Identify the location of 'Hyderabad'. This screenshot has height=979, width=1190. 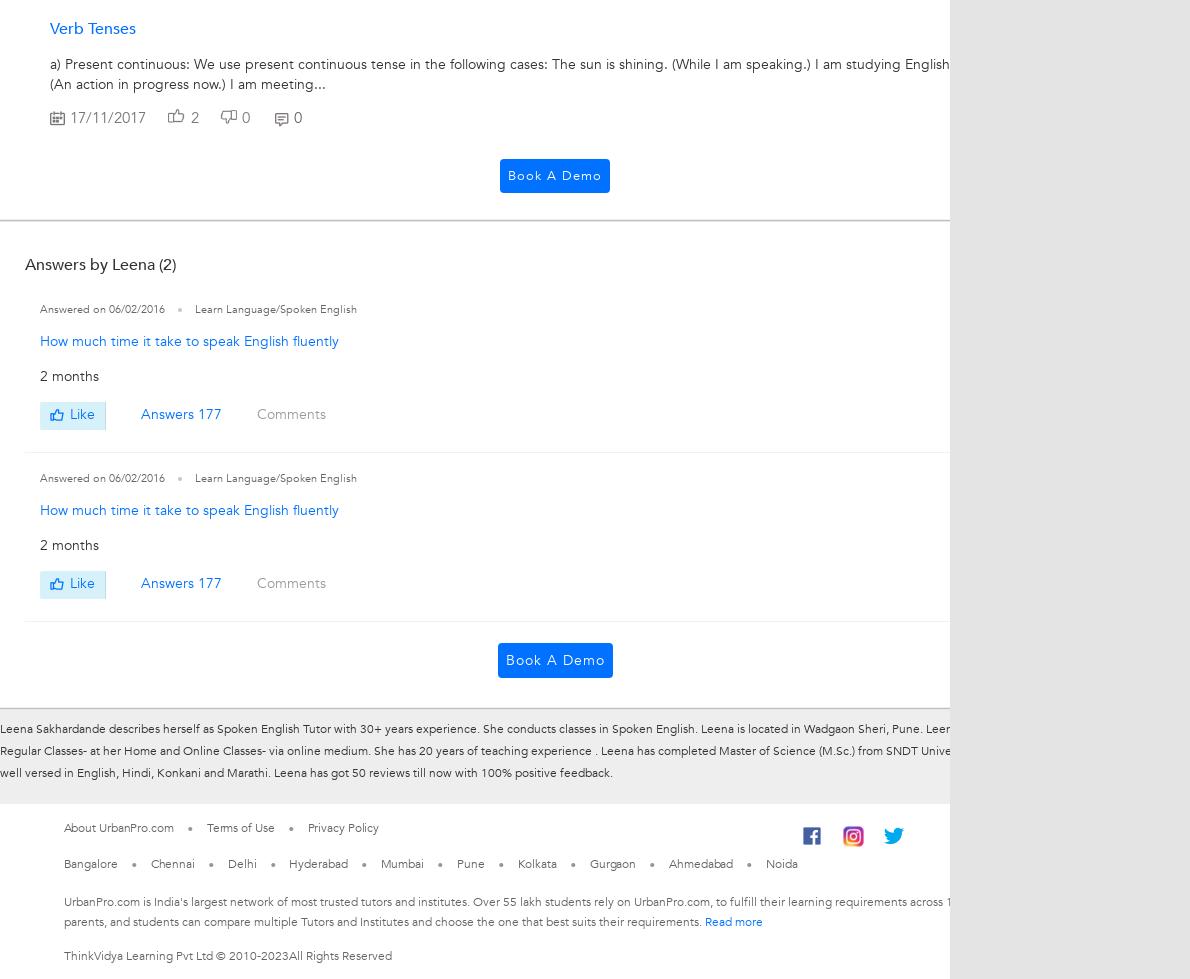
(317, 861).